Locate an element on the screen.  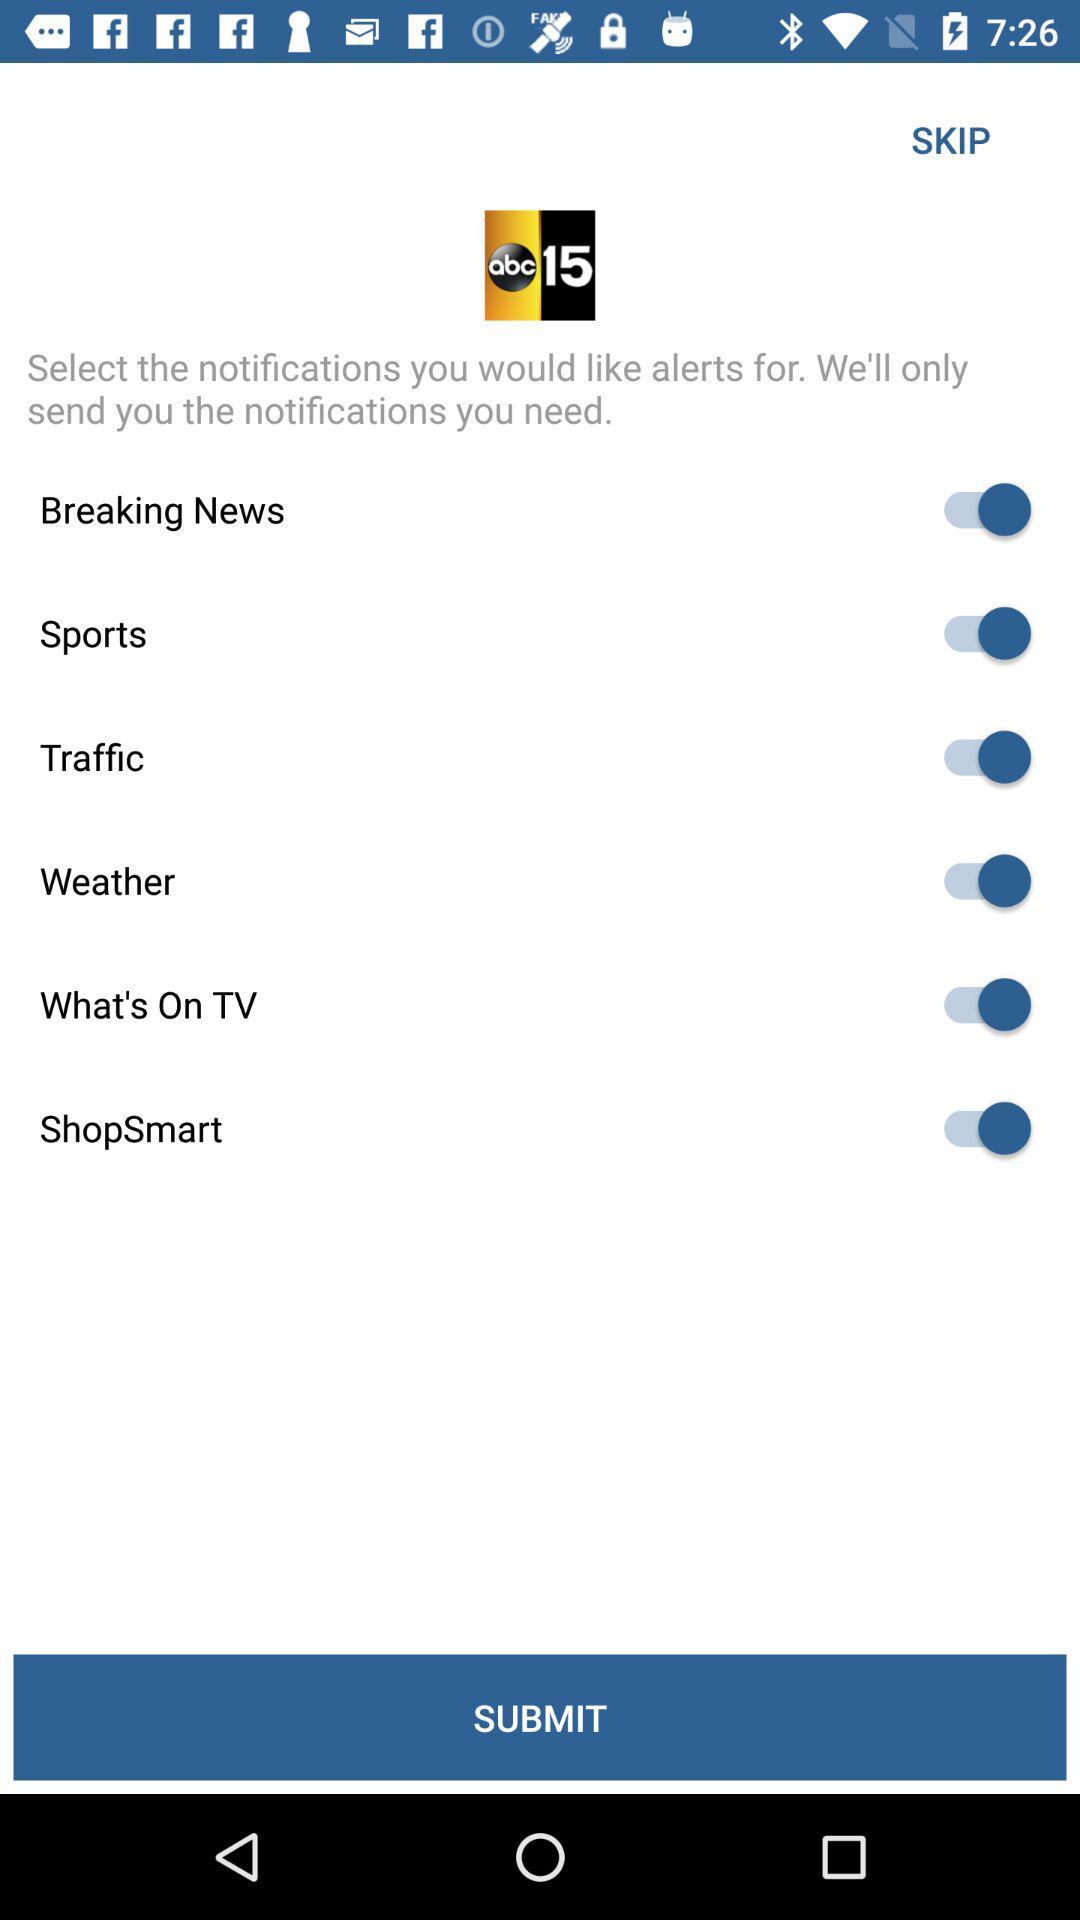
this button turns on or off traffic alerts is located at coordinates (977, 756).